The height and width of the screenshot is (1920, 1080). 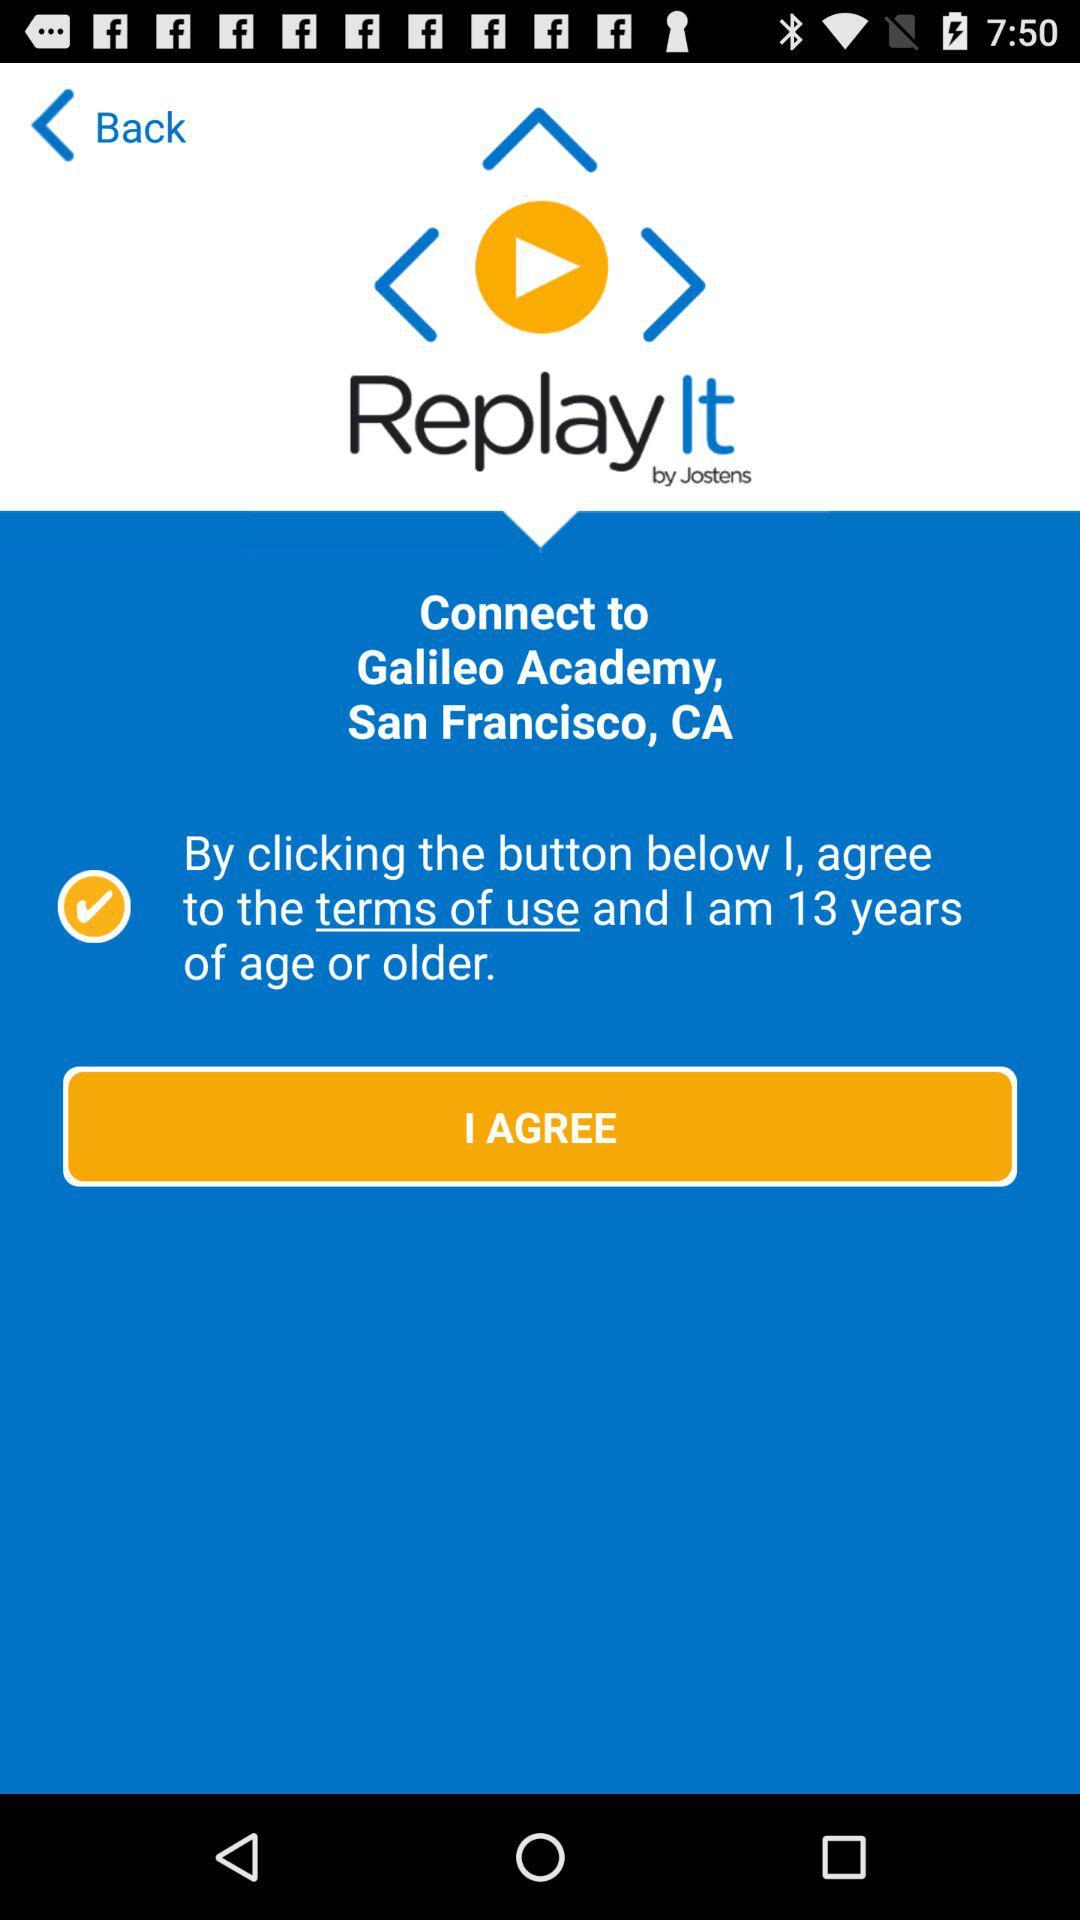 What do you see at coordinates (94, 905) in the screenshot?
I see `click icon to agree on terms of use` at bounding box center [94, 905].